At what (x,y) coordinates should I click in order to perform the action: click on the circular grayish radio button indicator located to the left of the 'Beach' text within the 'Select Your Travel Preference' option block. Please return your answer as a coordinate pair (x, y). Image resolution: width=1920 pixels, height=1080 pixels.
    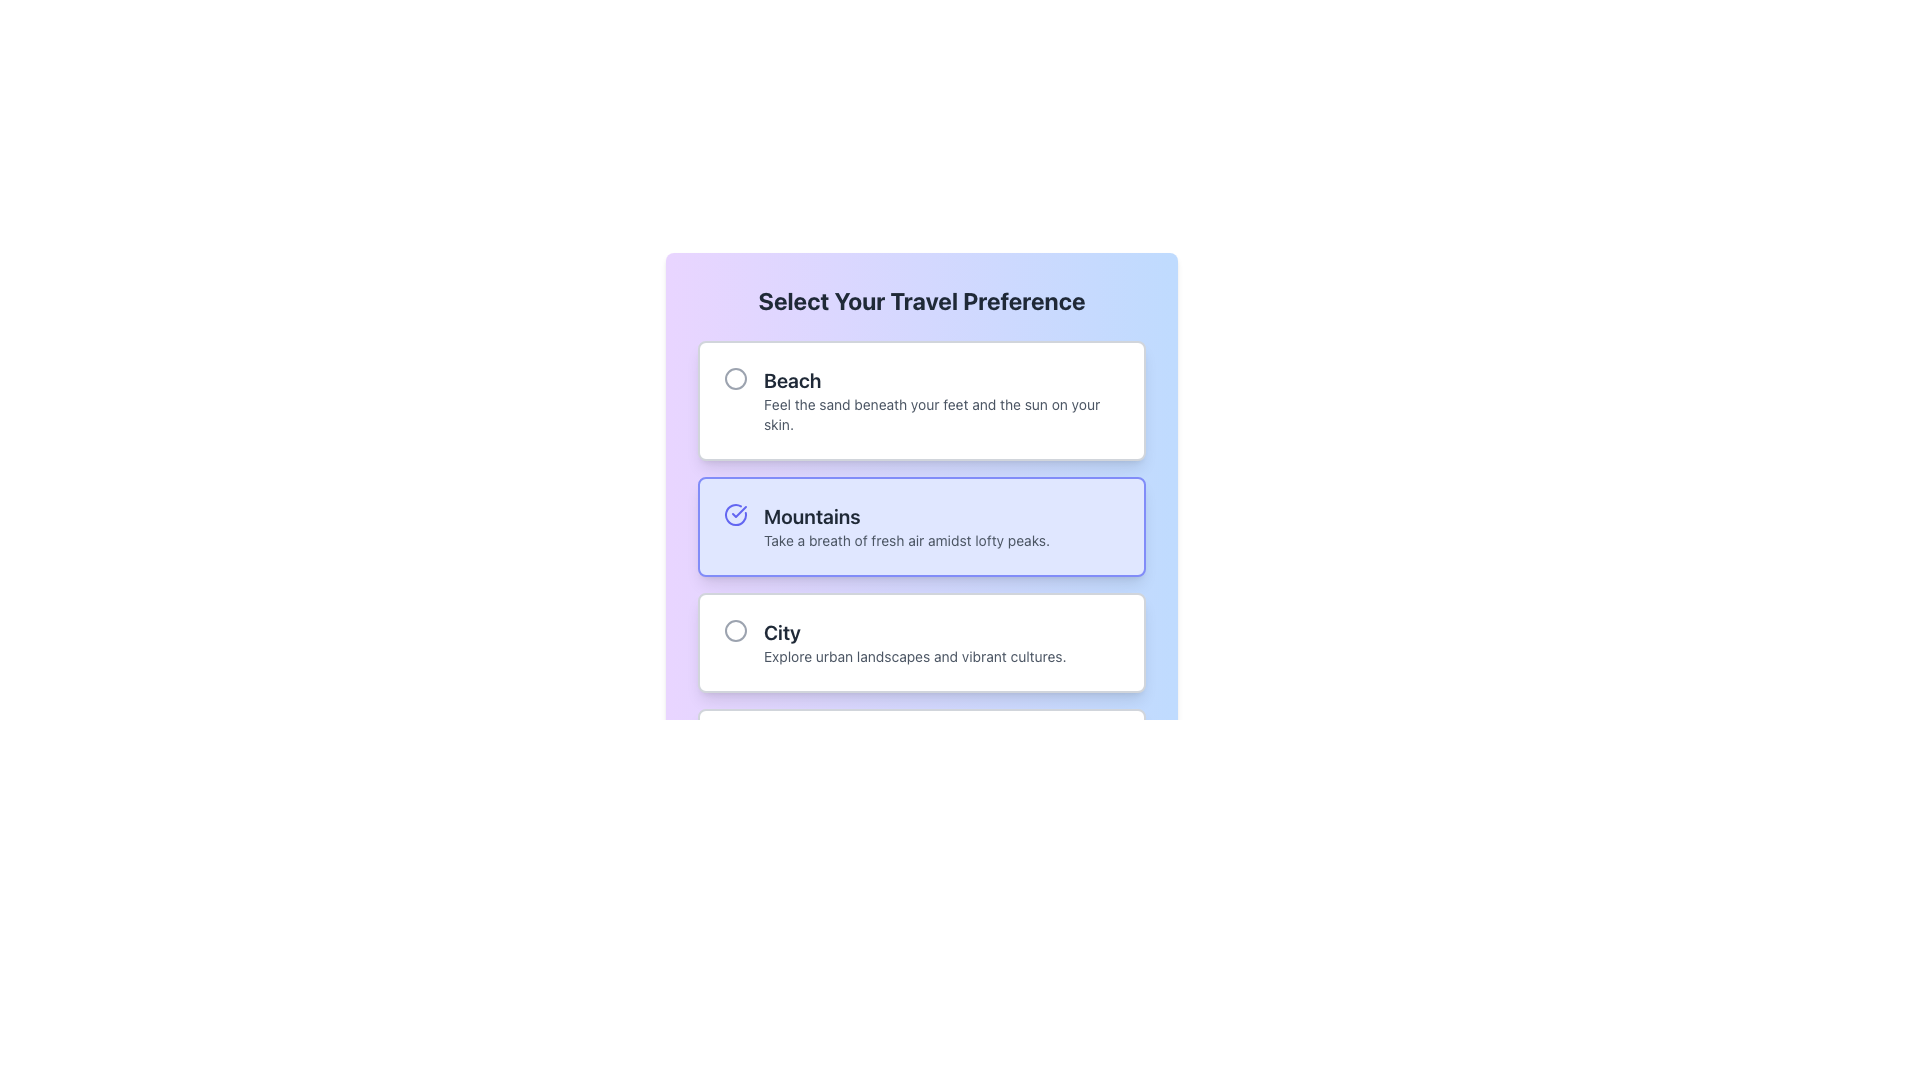
    Looking at the image, I should click on (734, 378).